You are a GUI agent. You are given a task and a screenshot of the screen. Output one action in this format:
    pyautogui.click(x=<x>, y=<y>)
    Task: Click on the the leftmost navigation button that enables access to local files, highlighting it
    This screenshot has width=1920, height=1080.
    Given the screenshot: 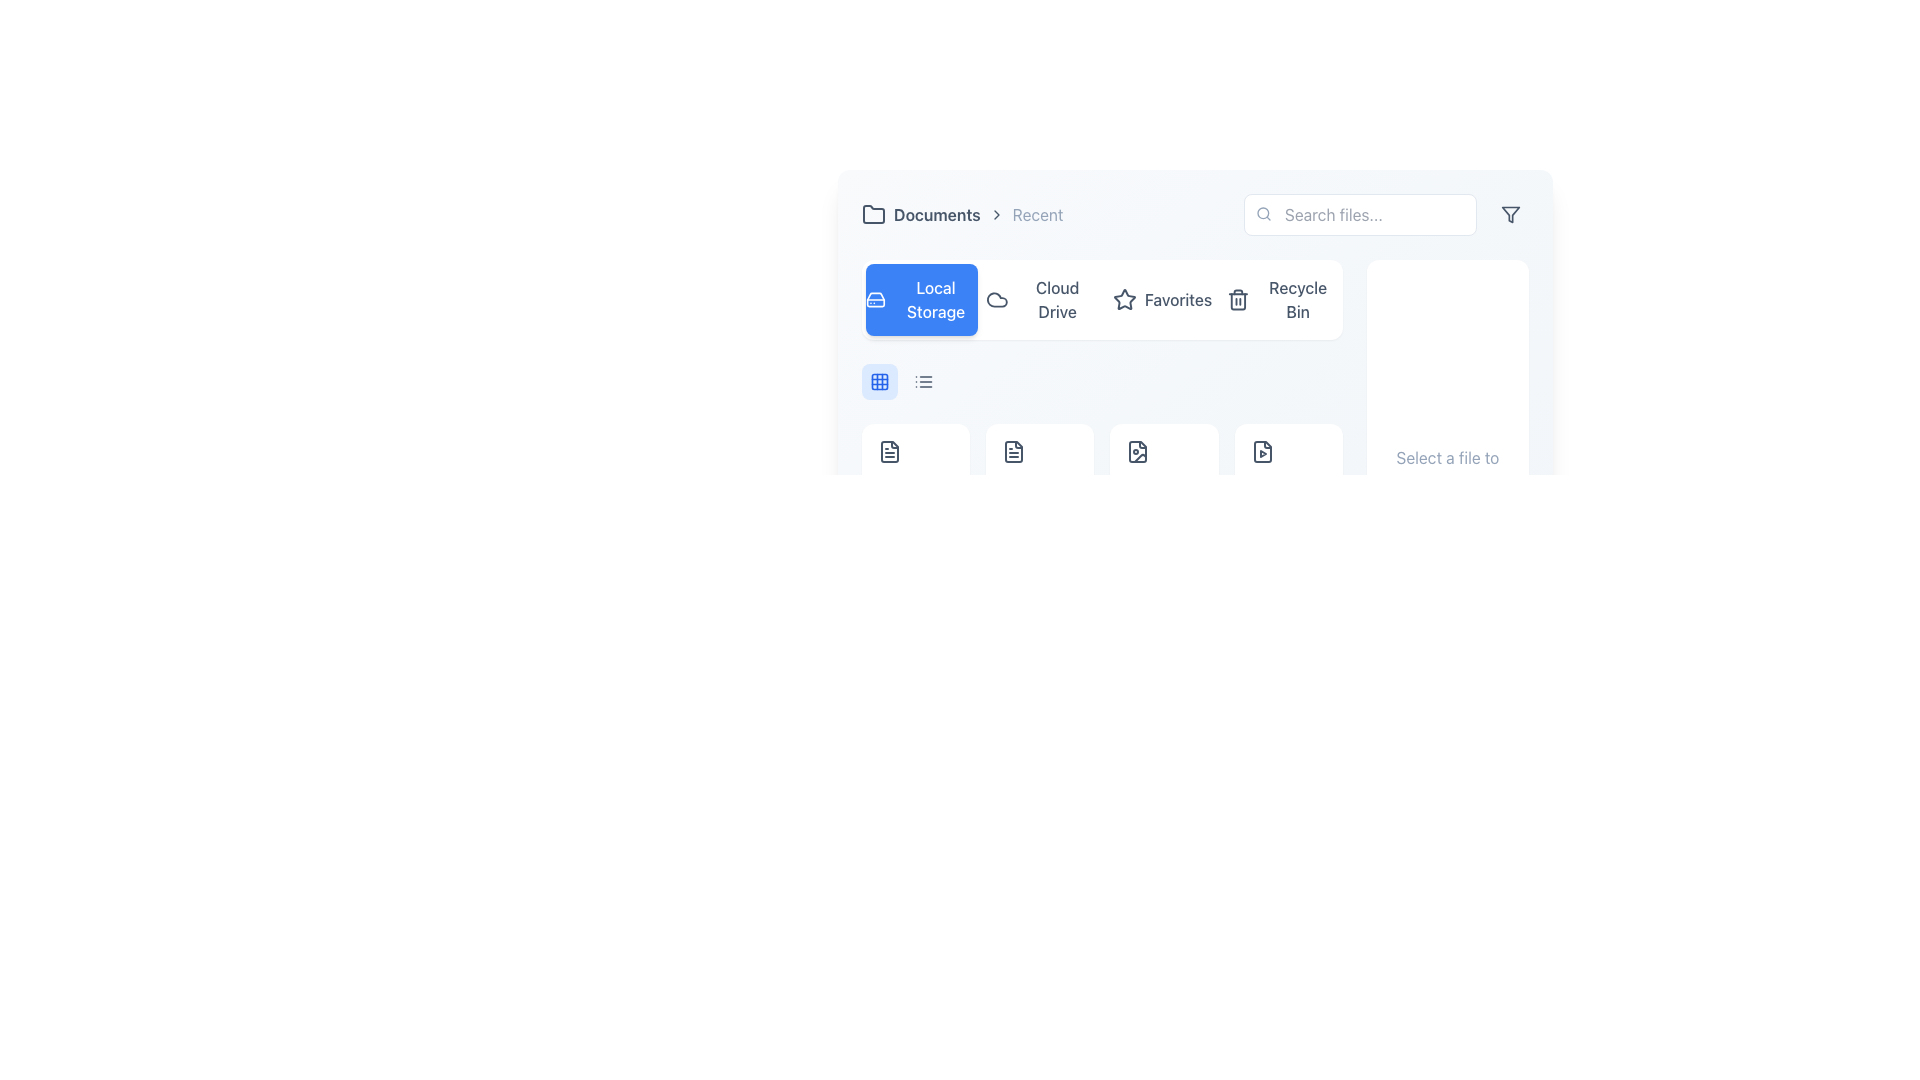 What is the action you would take?
    pyautogui.click(x=921, y=300)
    